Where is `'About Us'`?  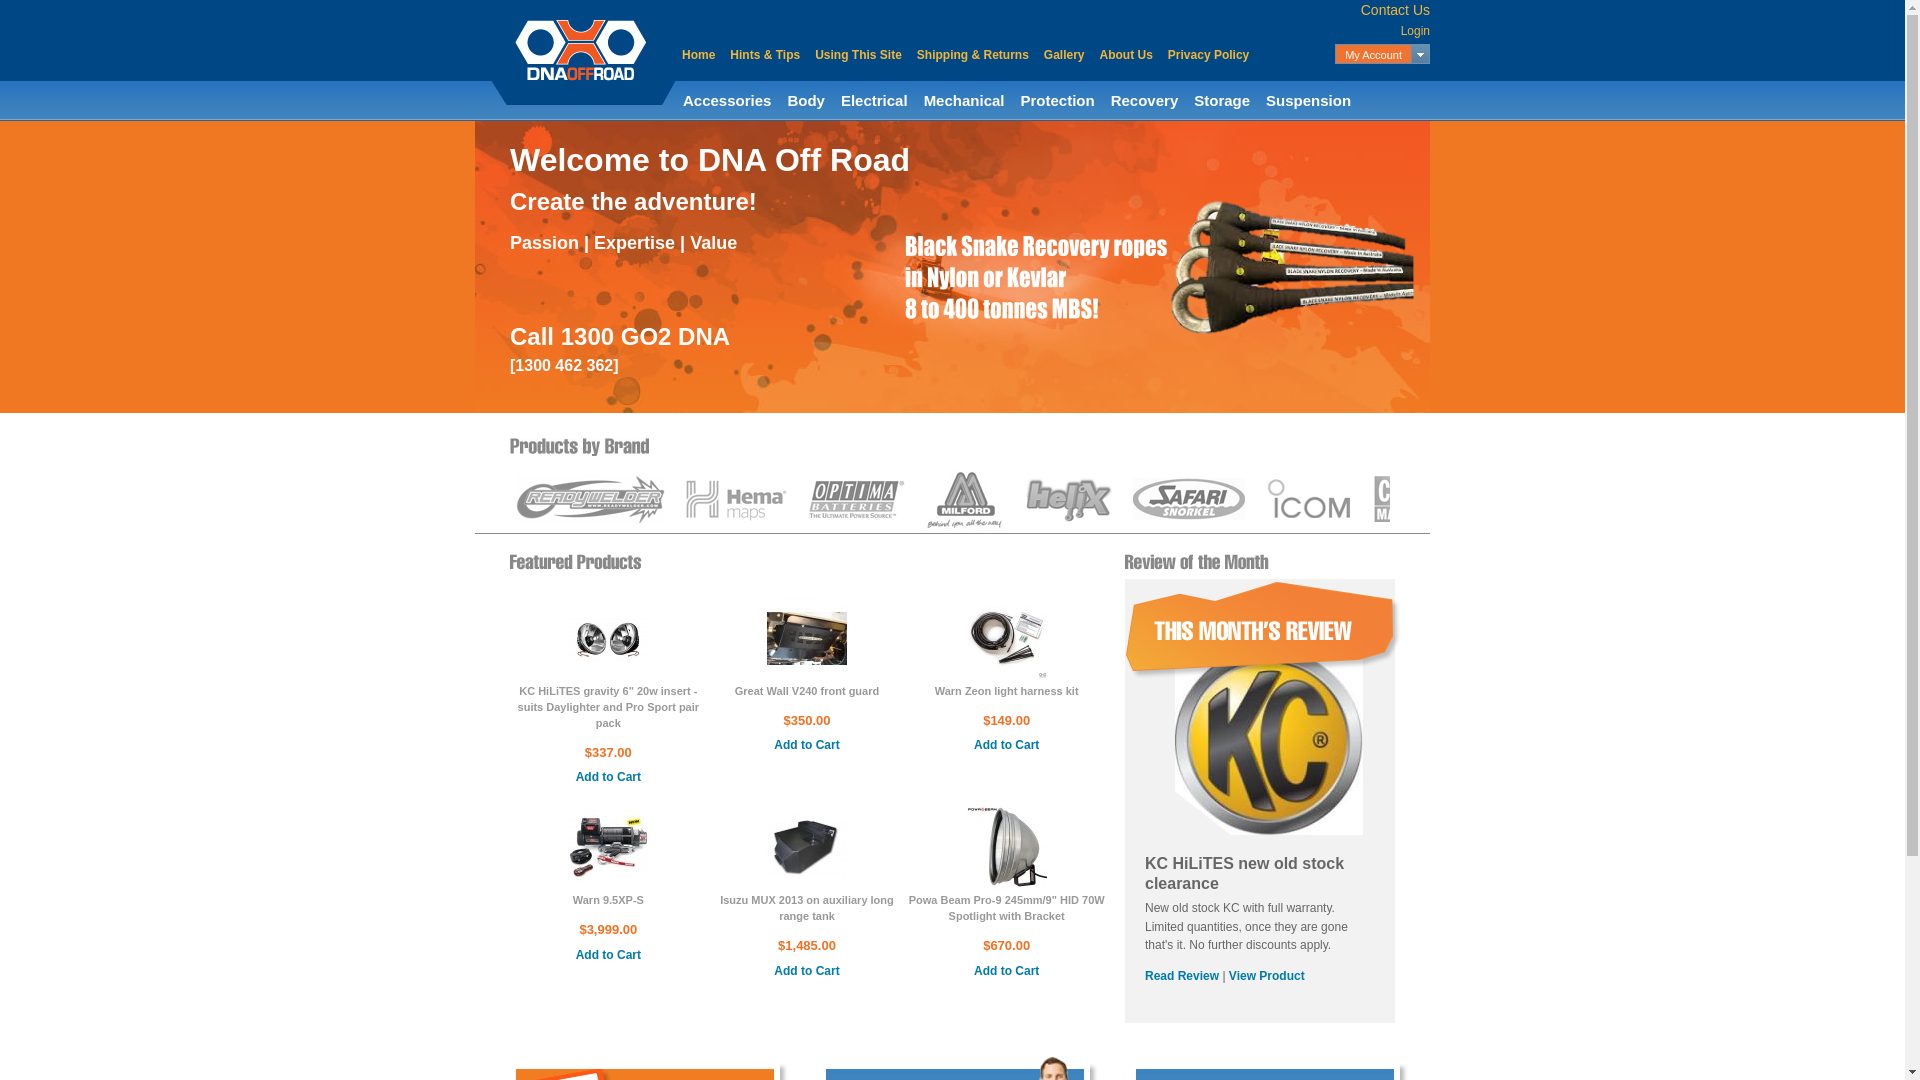 'About Us' is located at coordinates (1126, 53).